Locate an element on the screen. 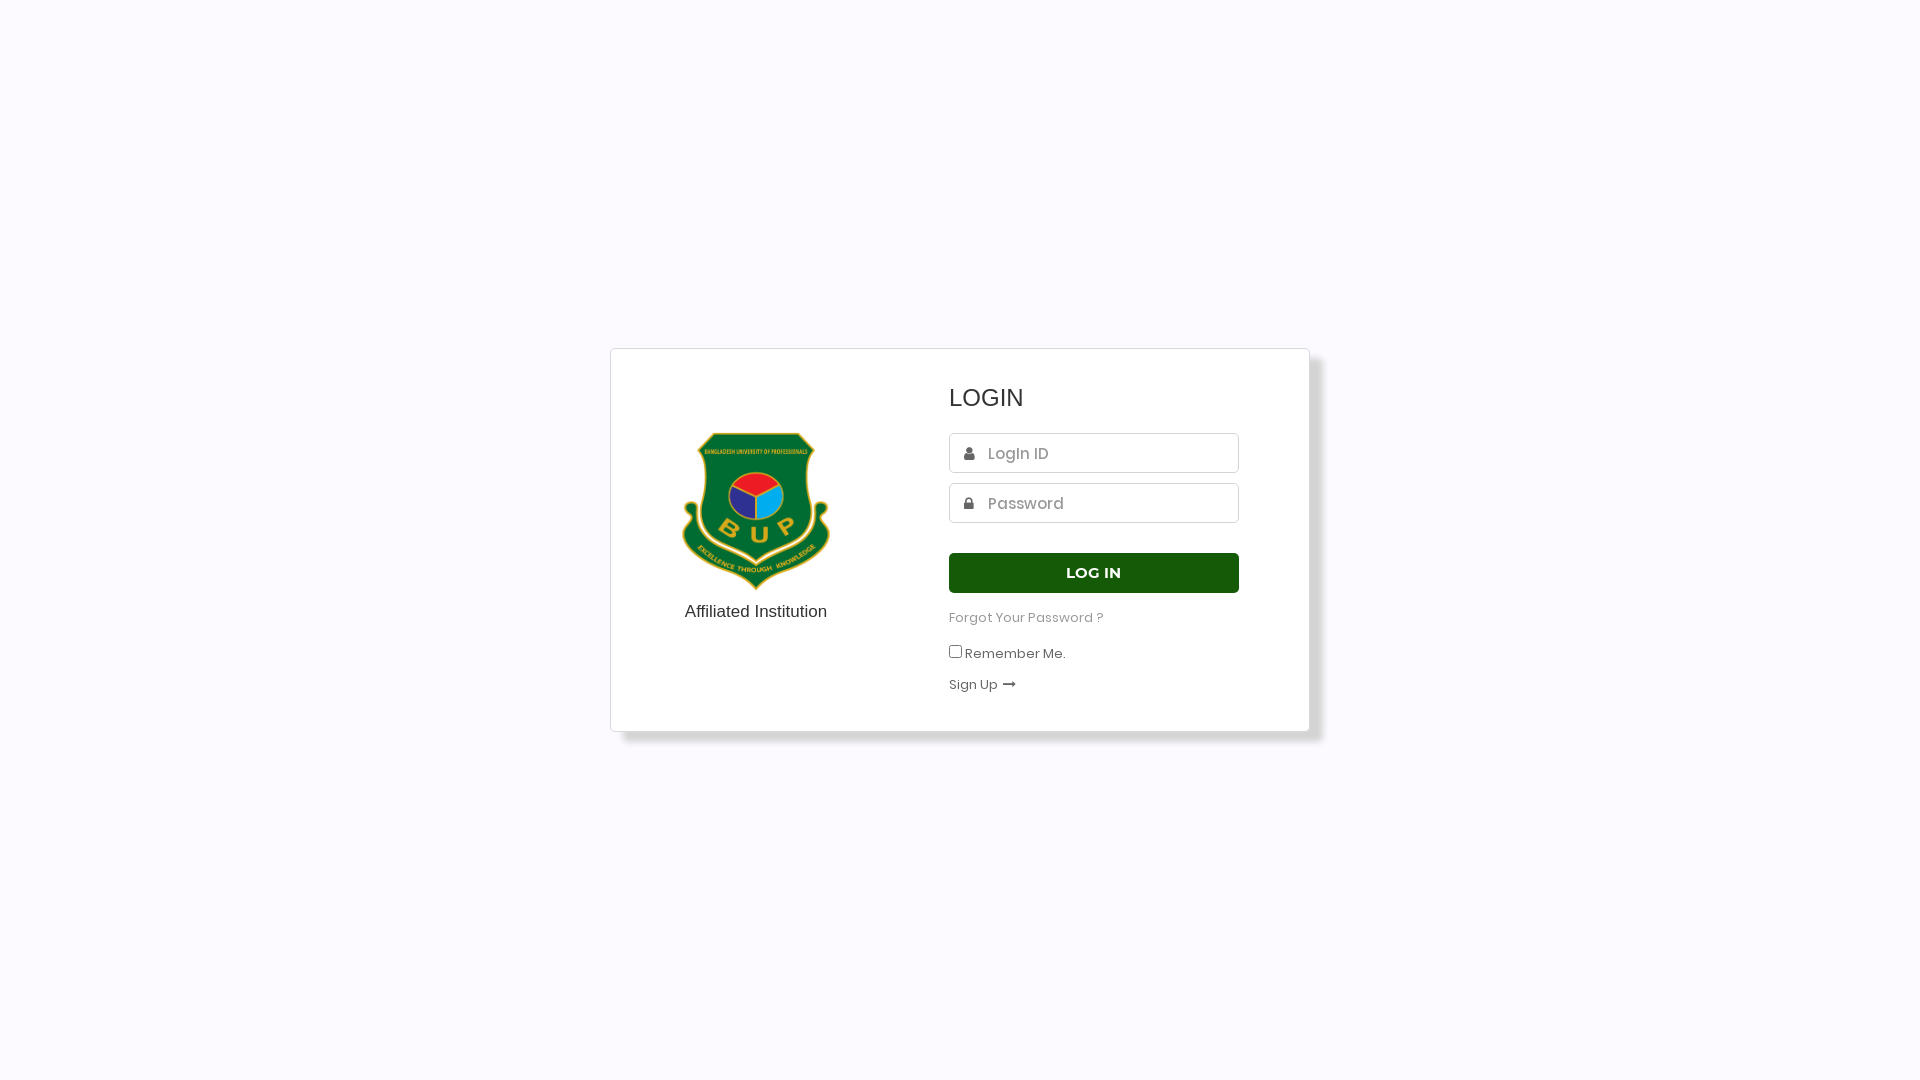  'Remember Me.' is located at coordinates (1015, 653).